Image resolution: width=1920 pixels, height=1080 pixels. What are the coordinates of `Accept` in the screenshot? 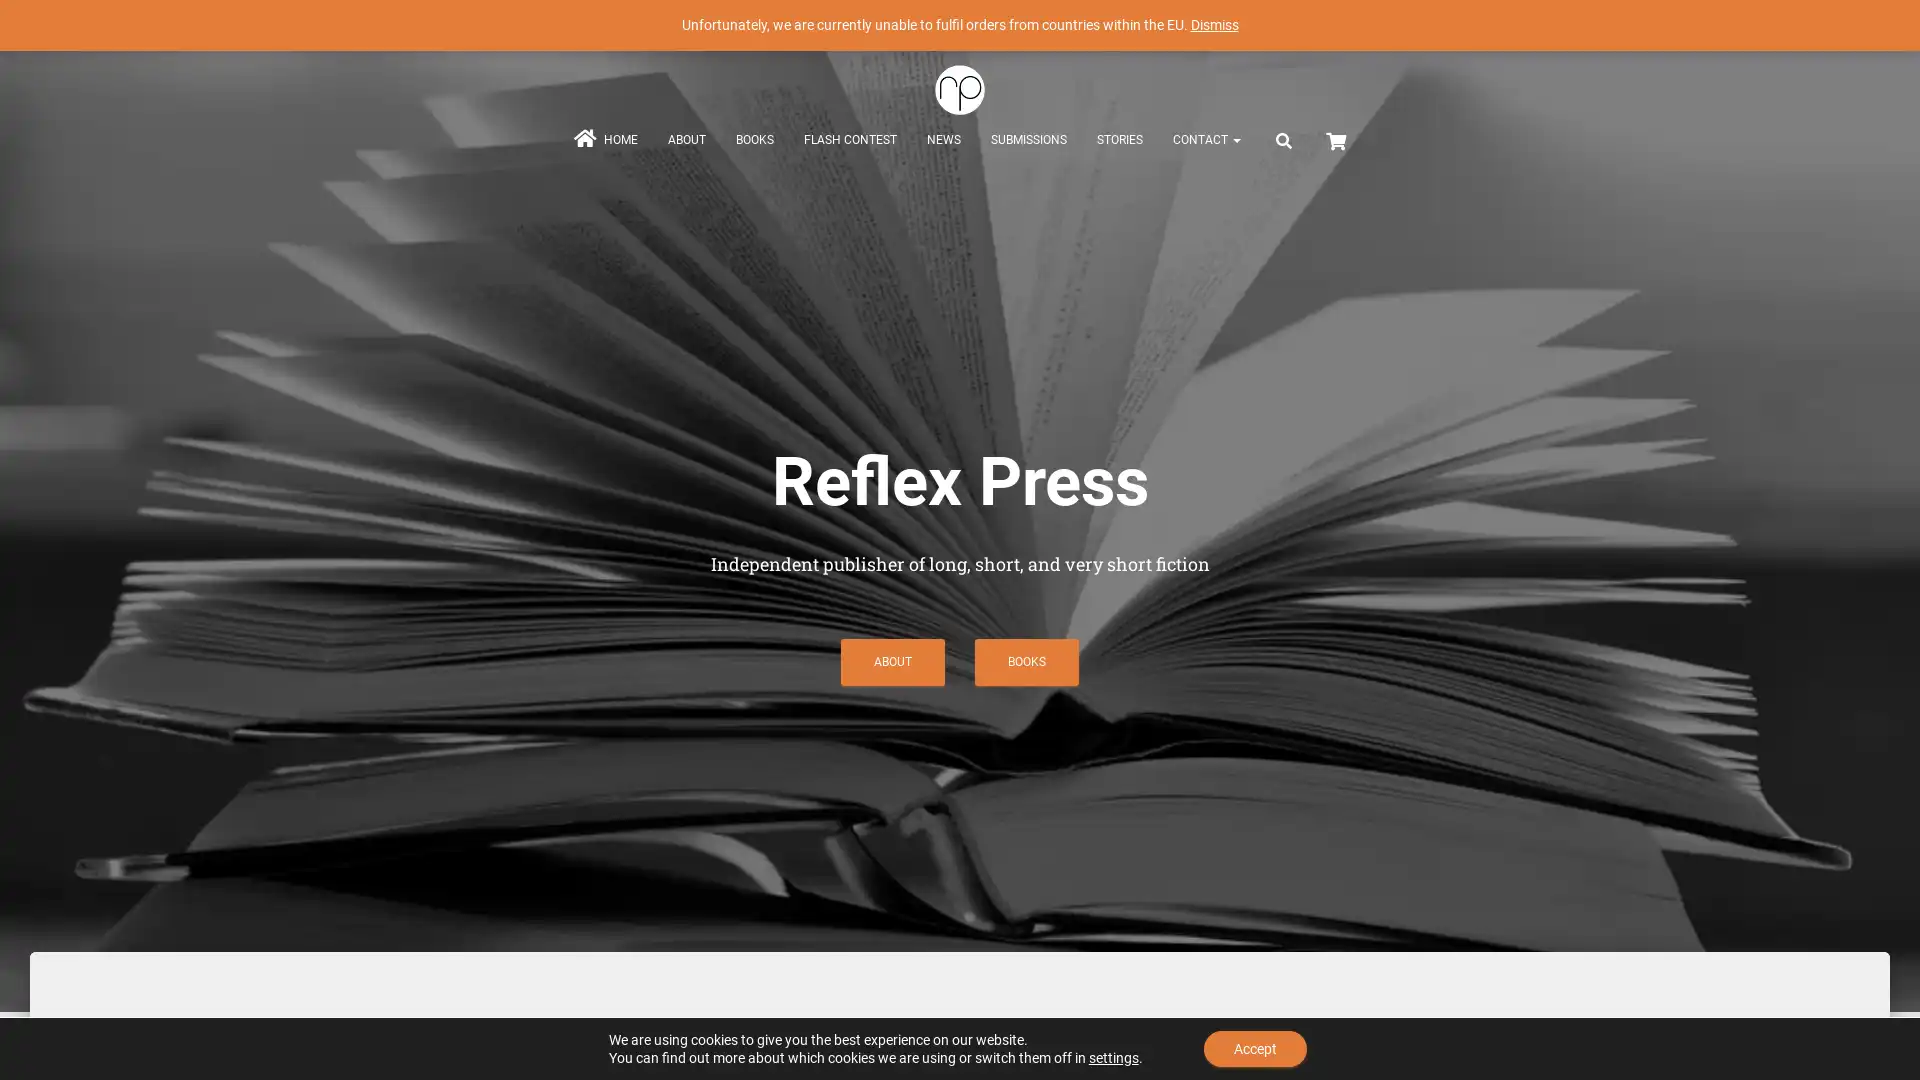 It's located at (1254, 1048).